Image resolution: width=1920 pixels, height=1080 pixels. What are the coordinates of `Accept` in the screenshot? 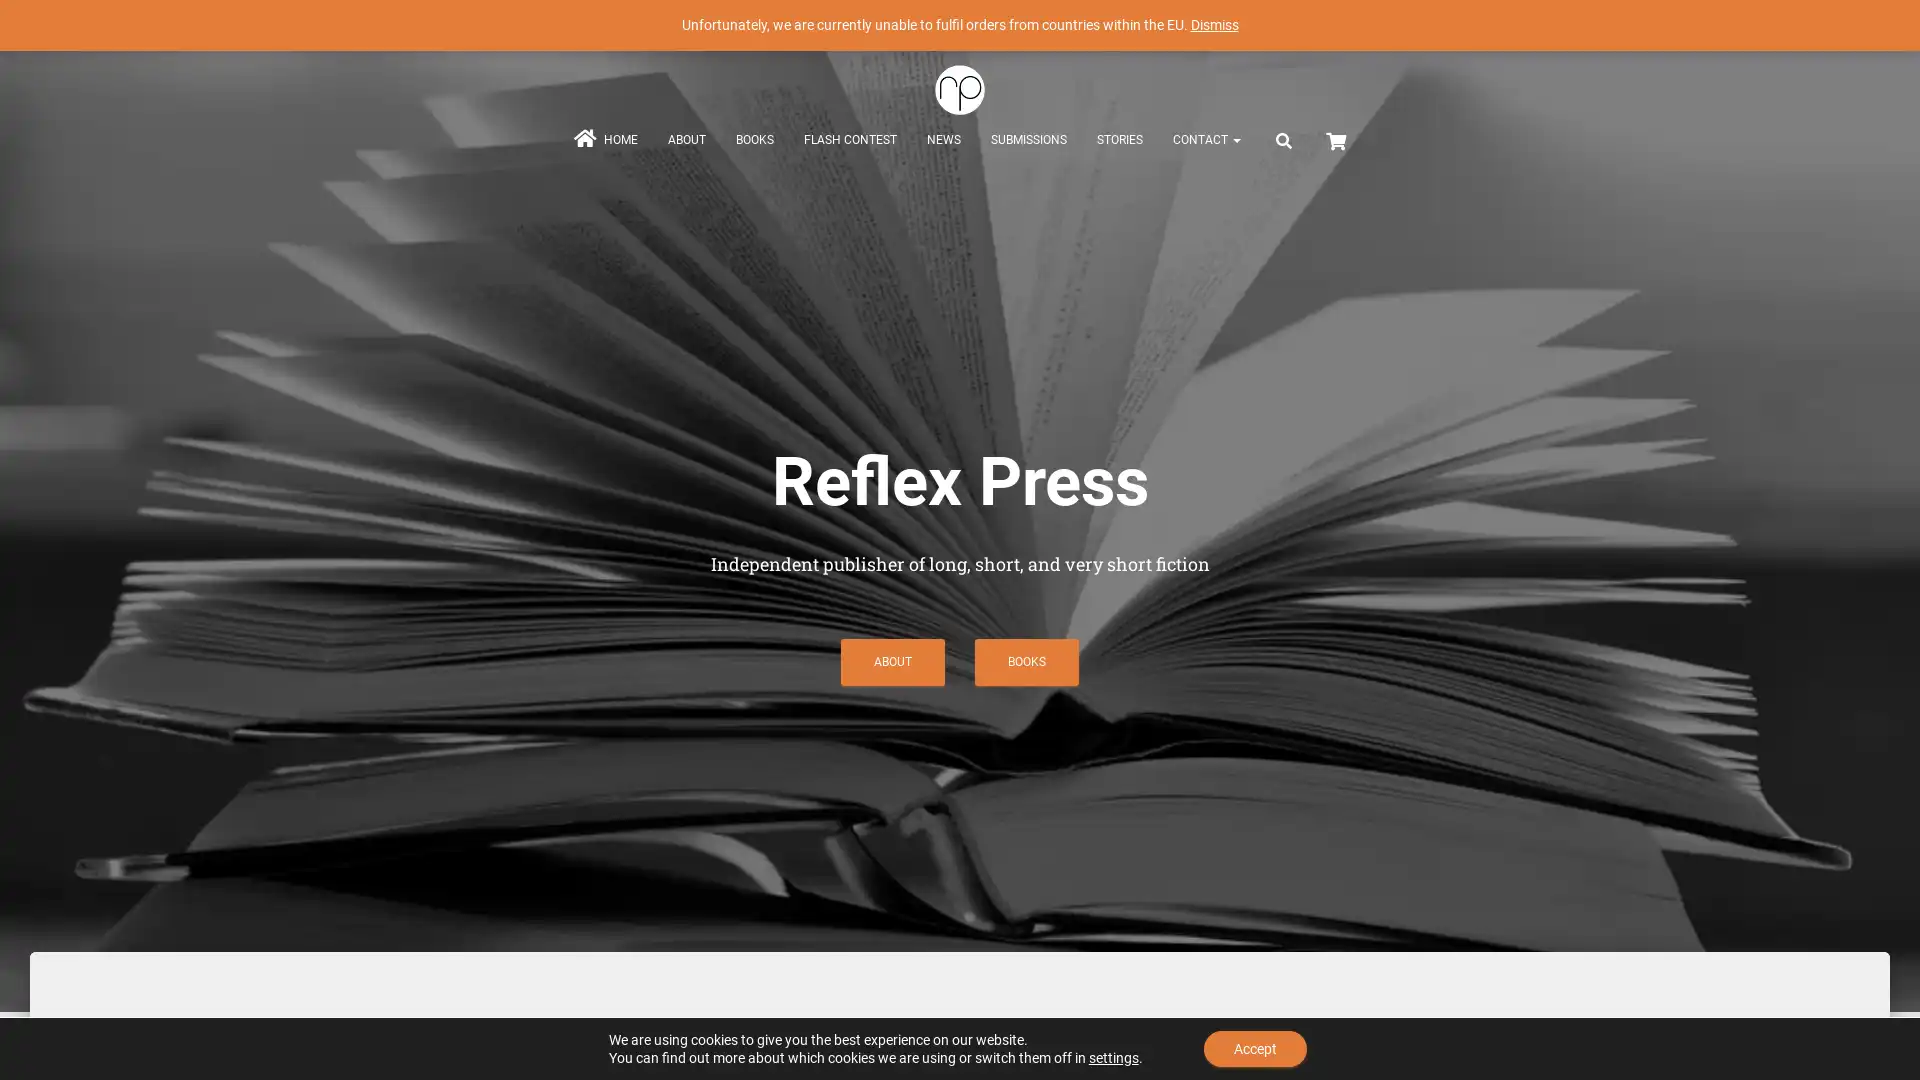 It's located at (1254, 1048).